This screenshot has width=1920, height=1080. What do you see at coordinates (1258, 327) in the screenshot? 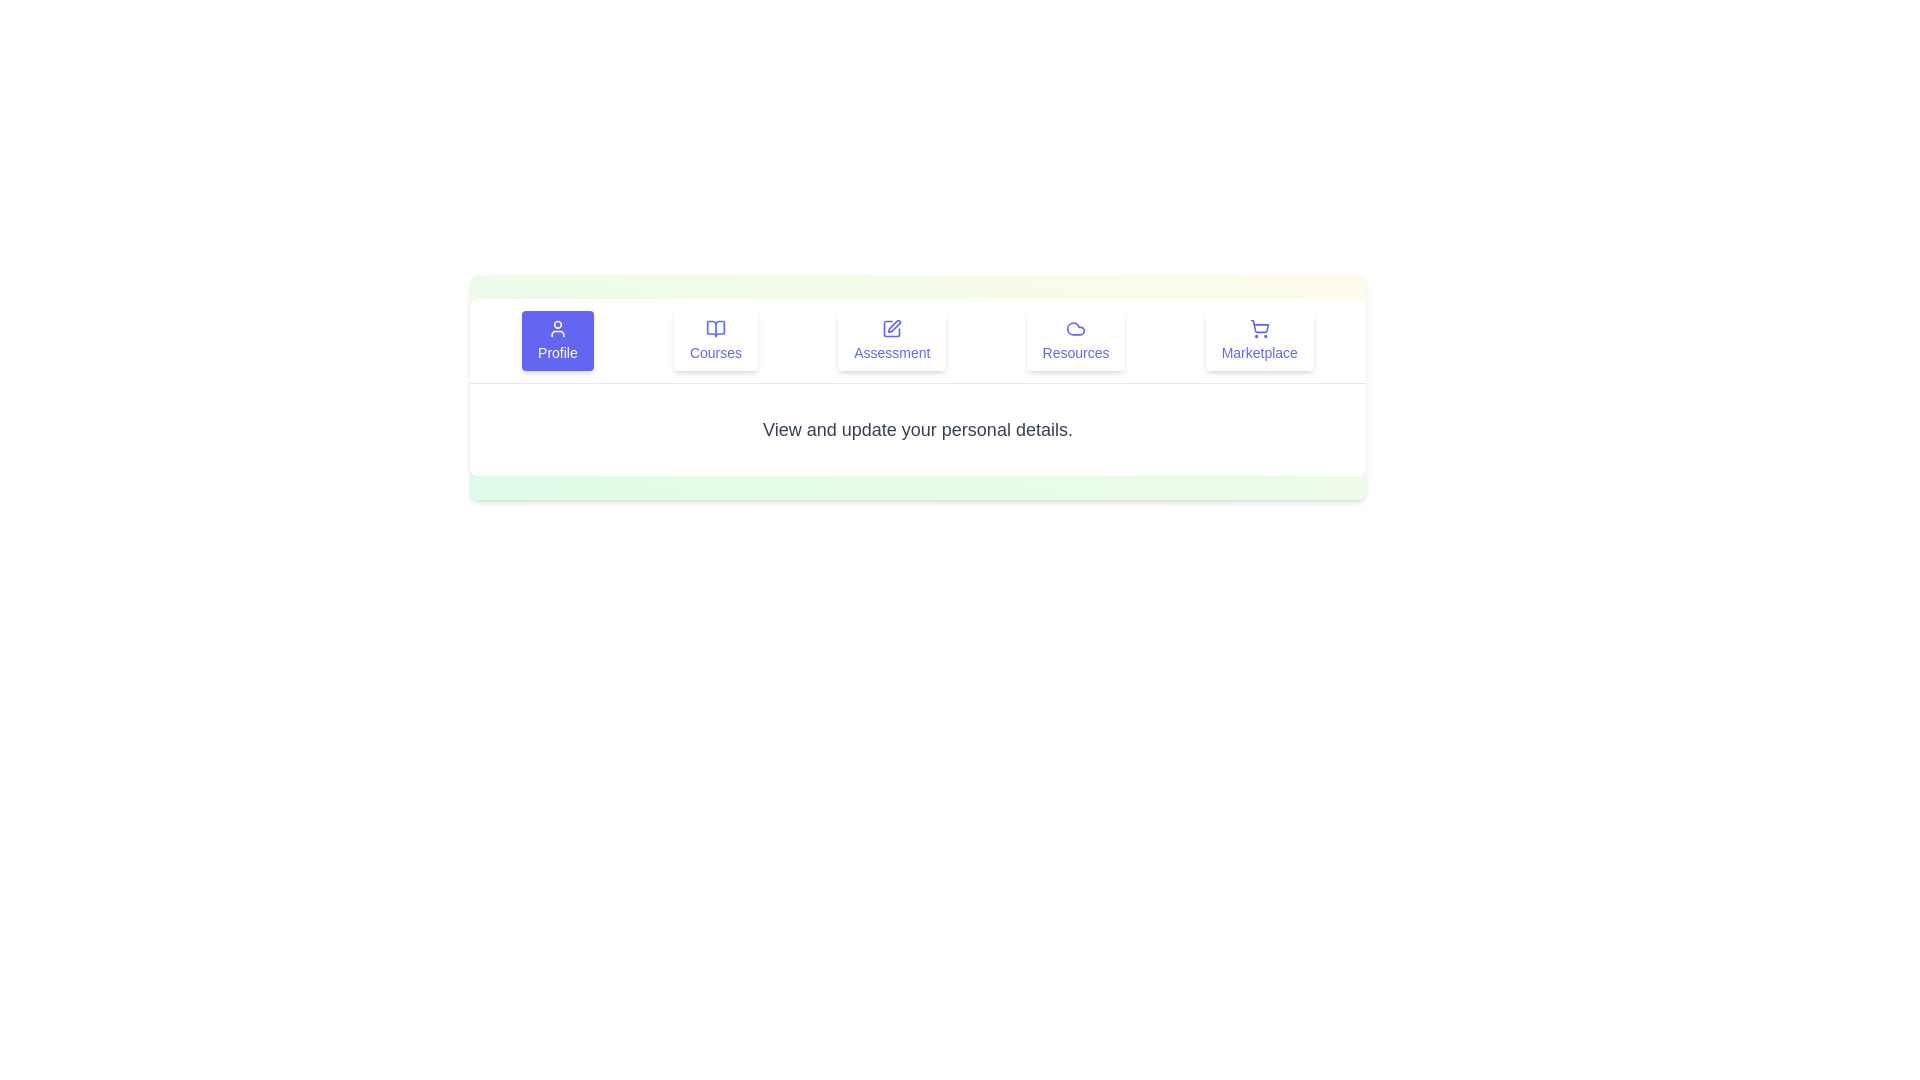
I see `the shopping cart SVG icon located at the center-top section of the 'Marketplace' button, positioned above the text label 'Marketplace'` at bounding box center [1258, 327].